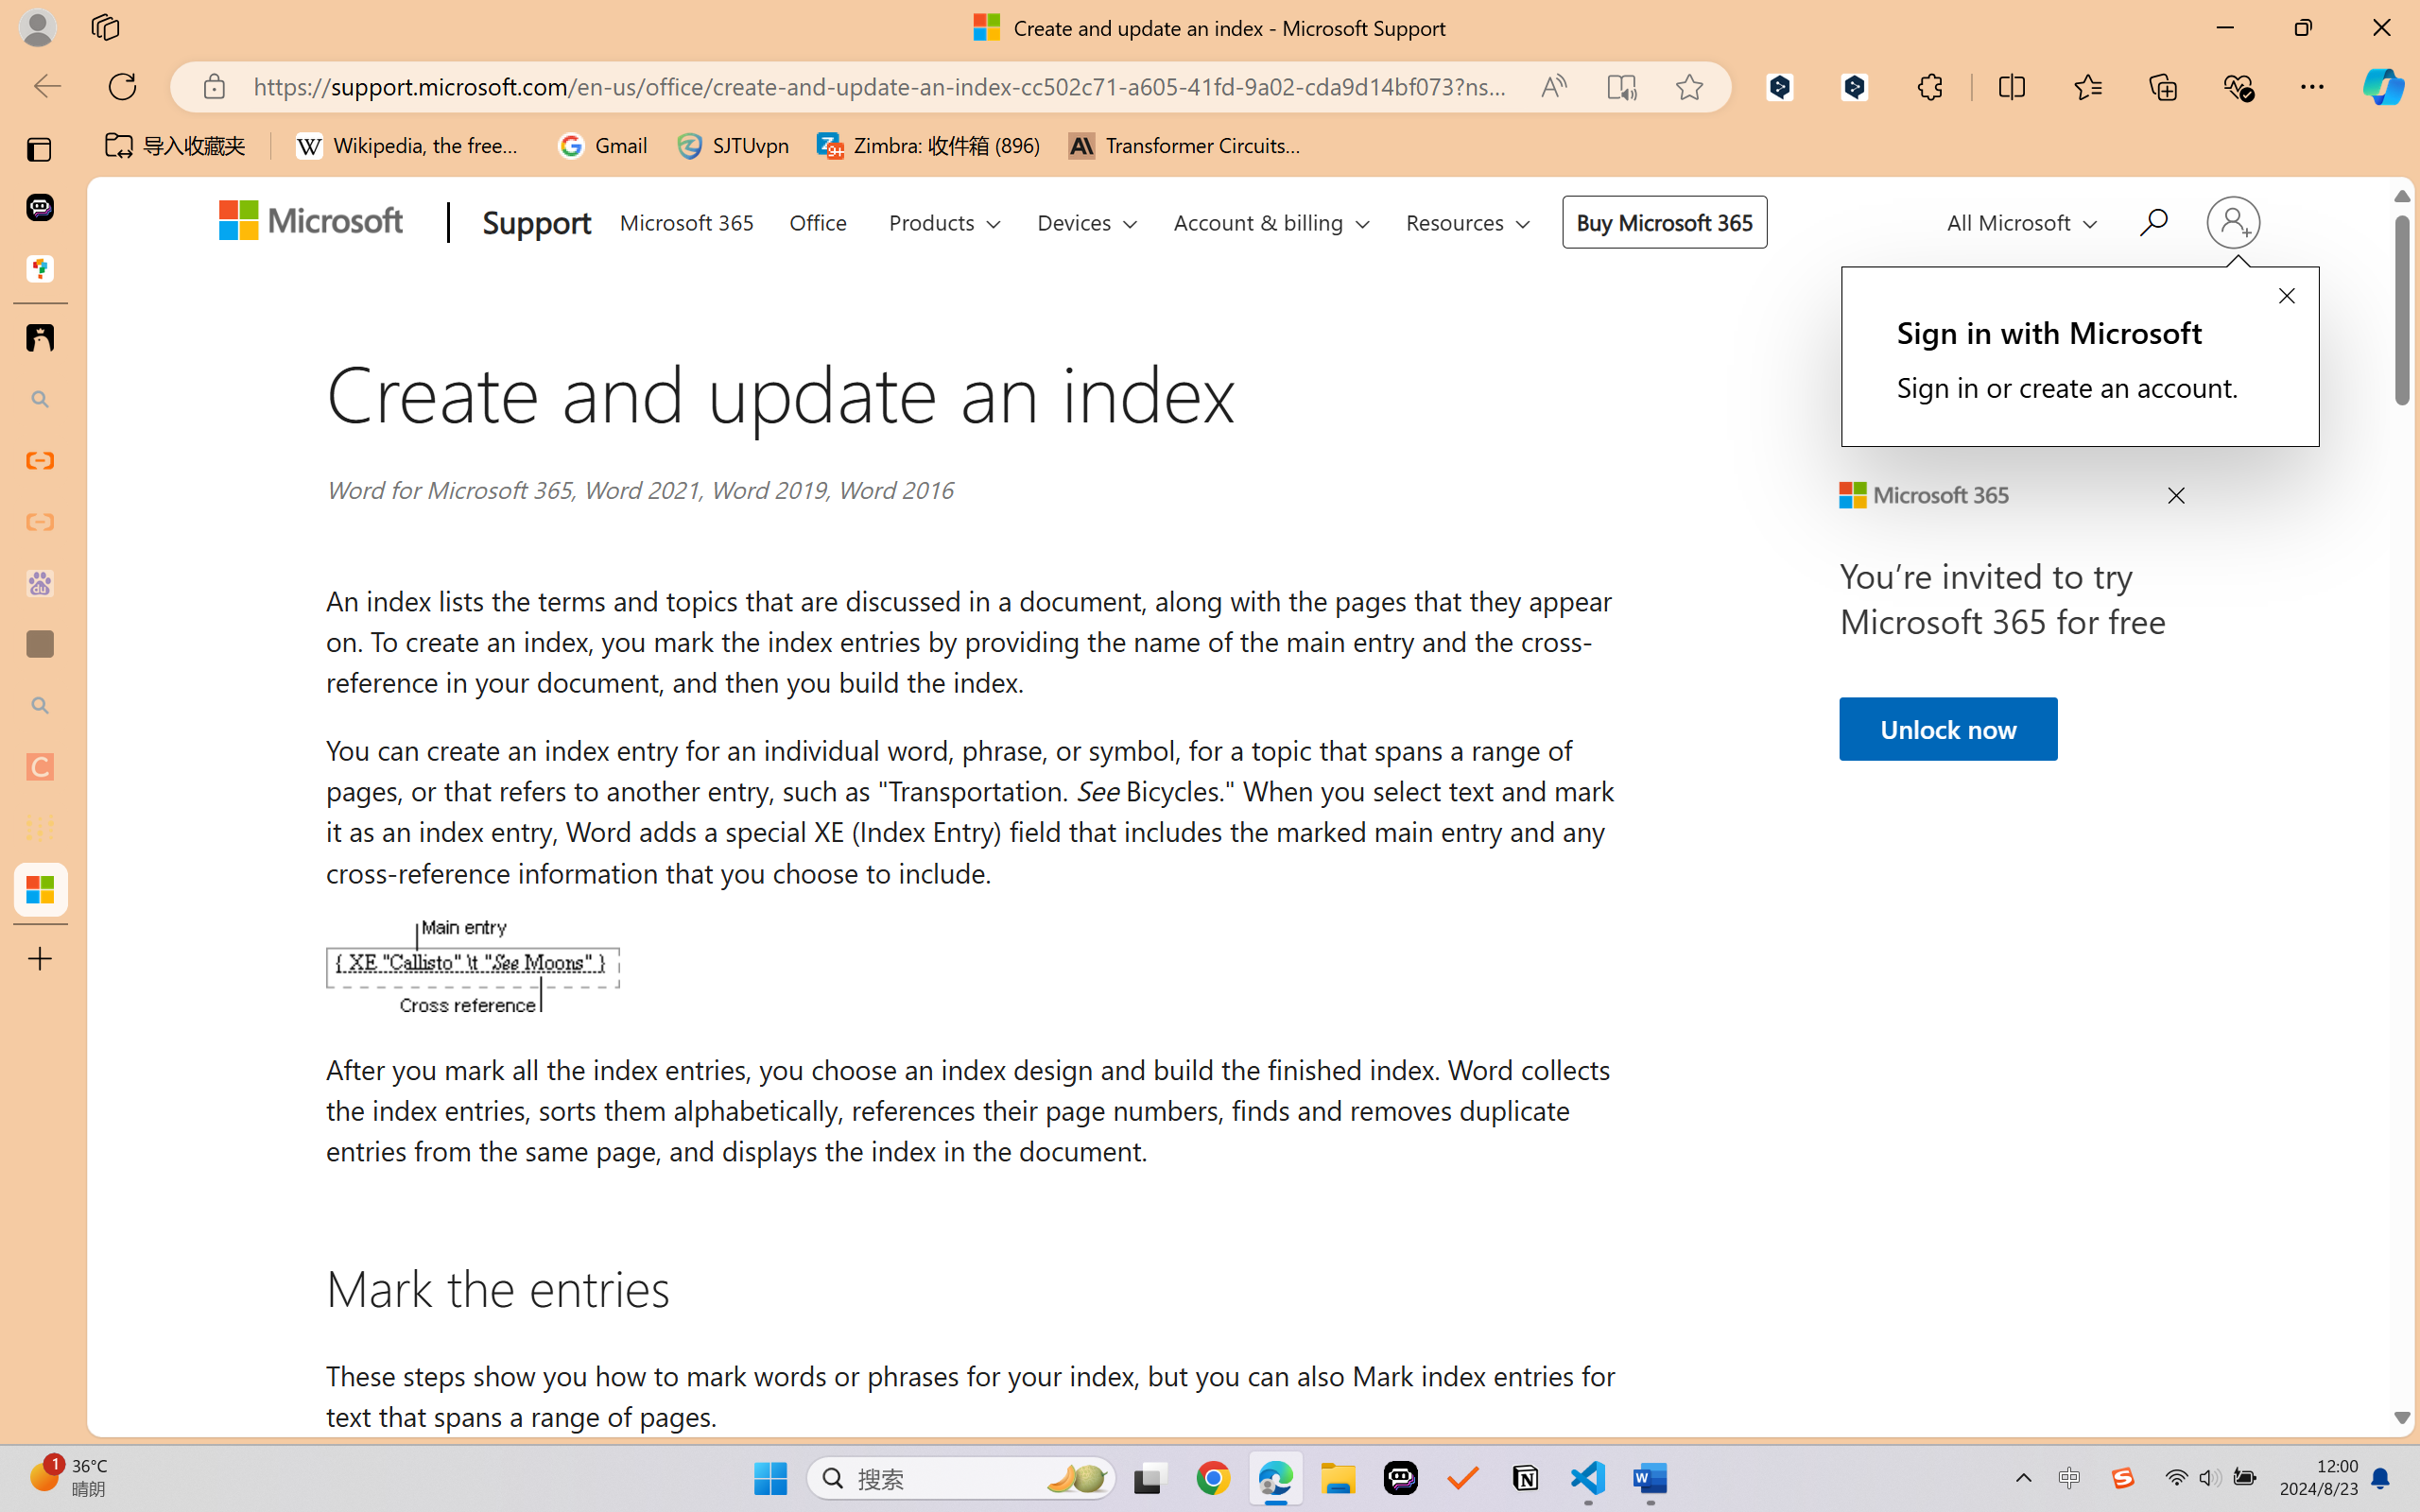 The width and height of the screenshot is (2420, 1512). What do you see at coordinates (2231, 221) in the screenshot?
I see `'Sign in to your account'` at bounding box center [2231, 221].